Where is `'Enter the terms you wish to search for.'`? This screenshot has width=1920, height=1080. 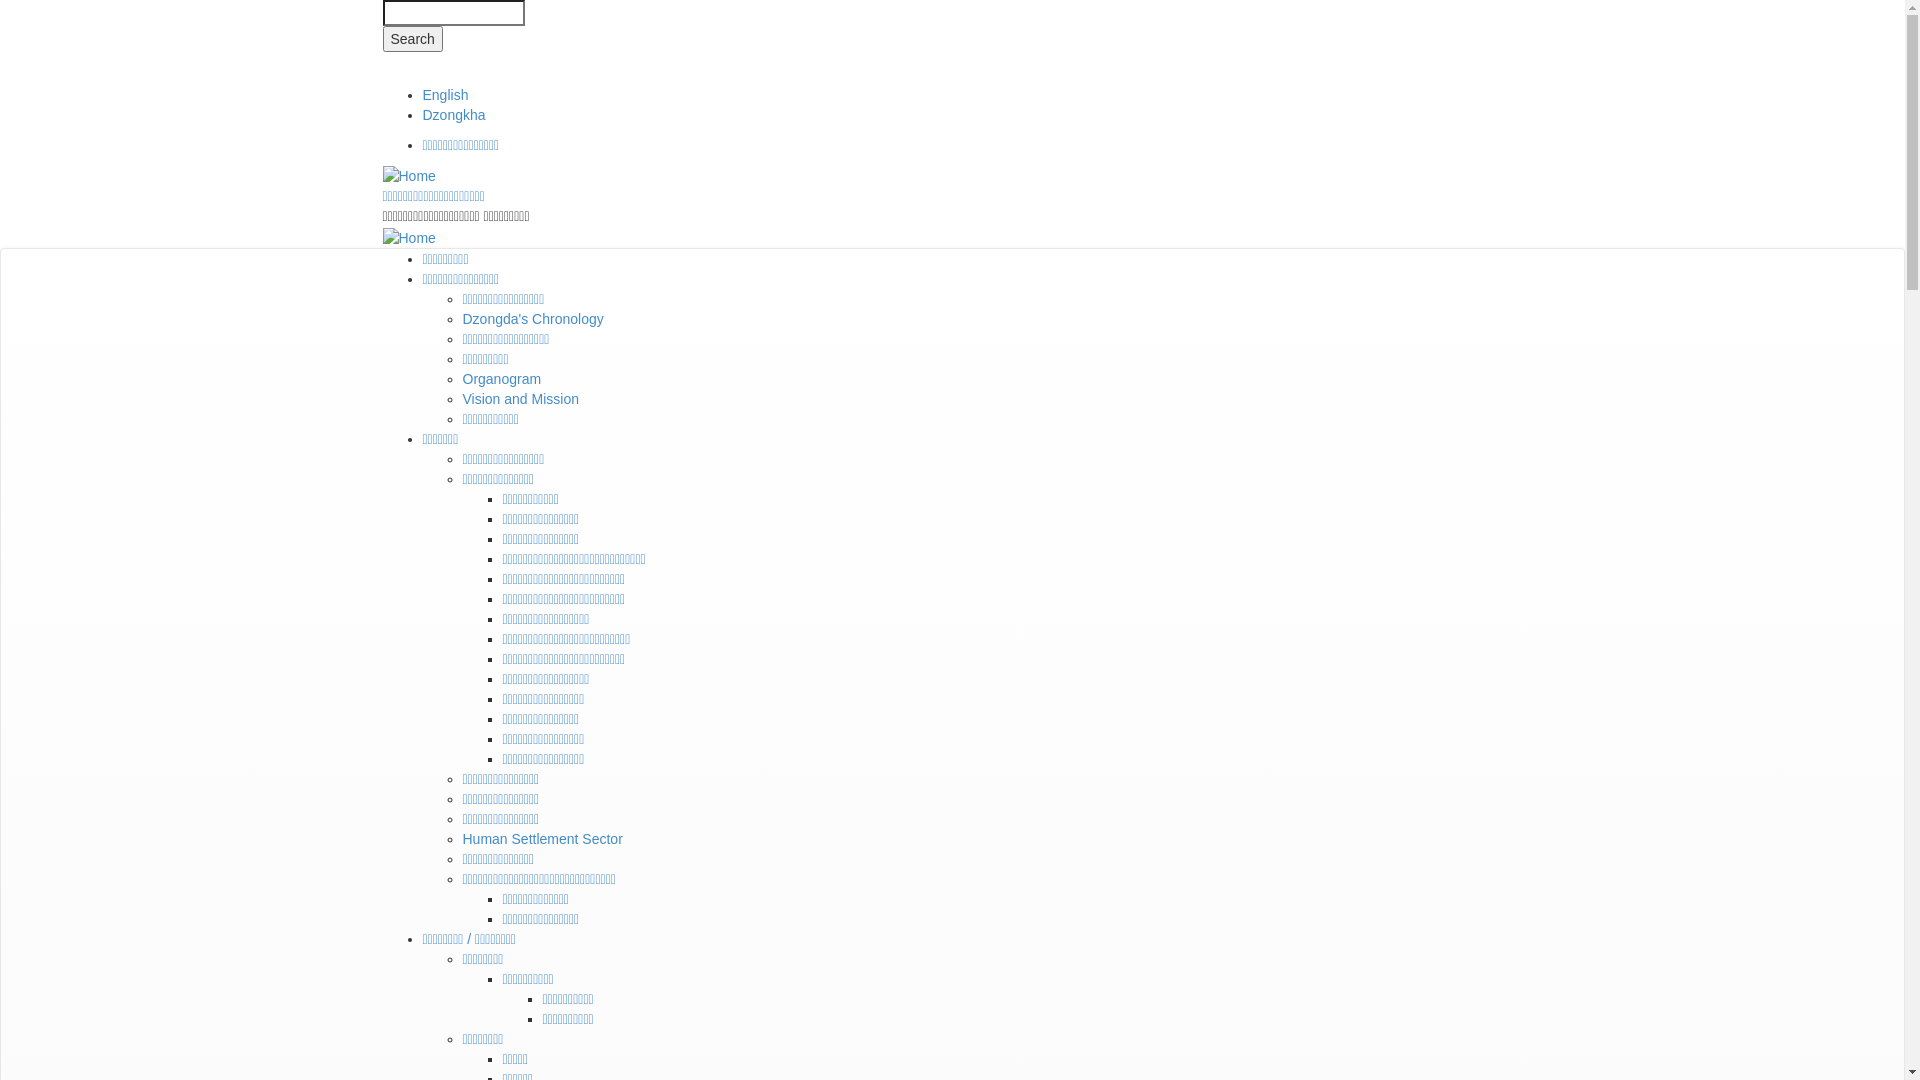
'Enter the terms you wish to search for.' is located at coordinates (451, 12).